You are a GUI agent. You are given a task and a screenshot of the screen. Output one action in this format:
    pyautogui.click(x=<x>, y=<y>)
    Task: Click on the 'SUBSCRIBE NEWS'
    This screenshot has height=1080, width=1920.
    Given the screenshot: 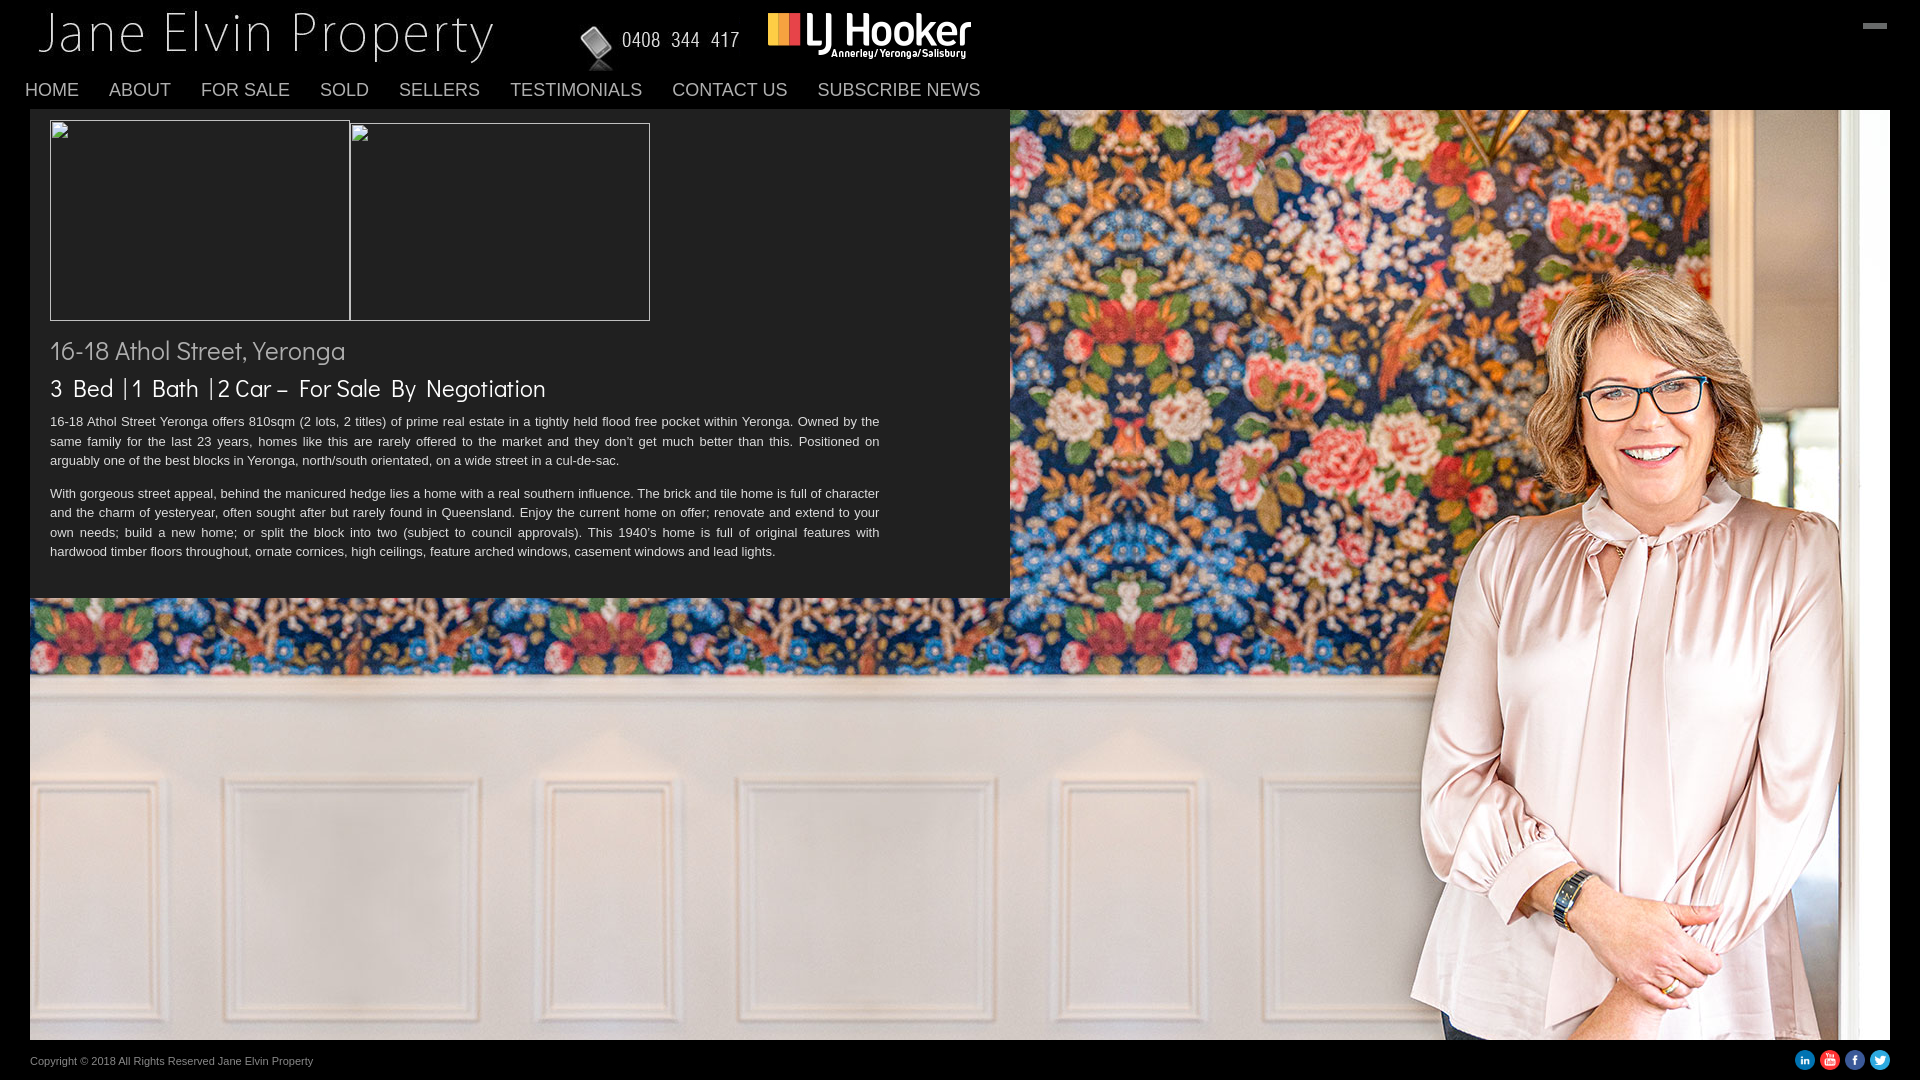 What is the action you would take?
    pyautogui.click(x=817, y=88)
    